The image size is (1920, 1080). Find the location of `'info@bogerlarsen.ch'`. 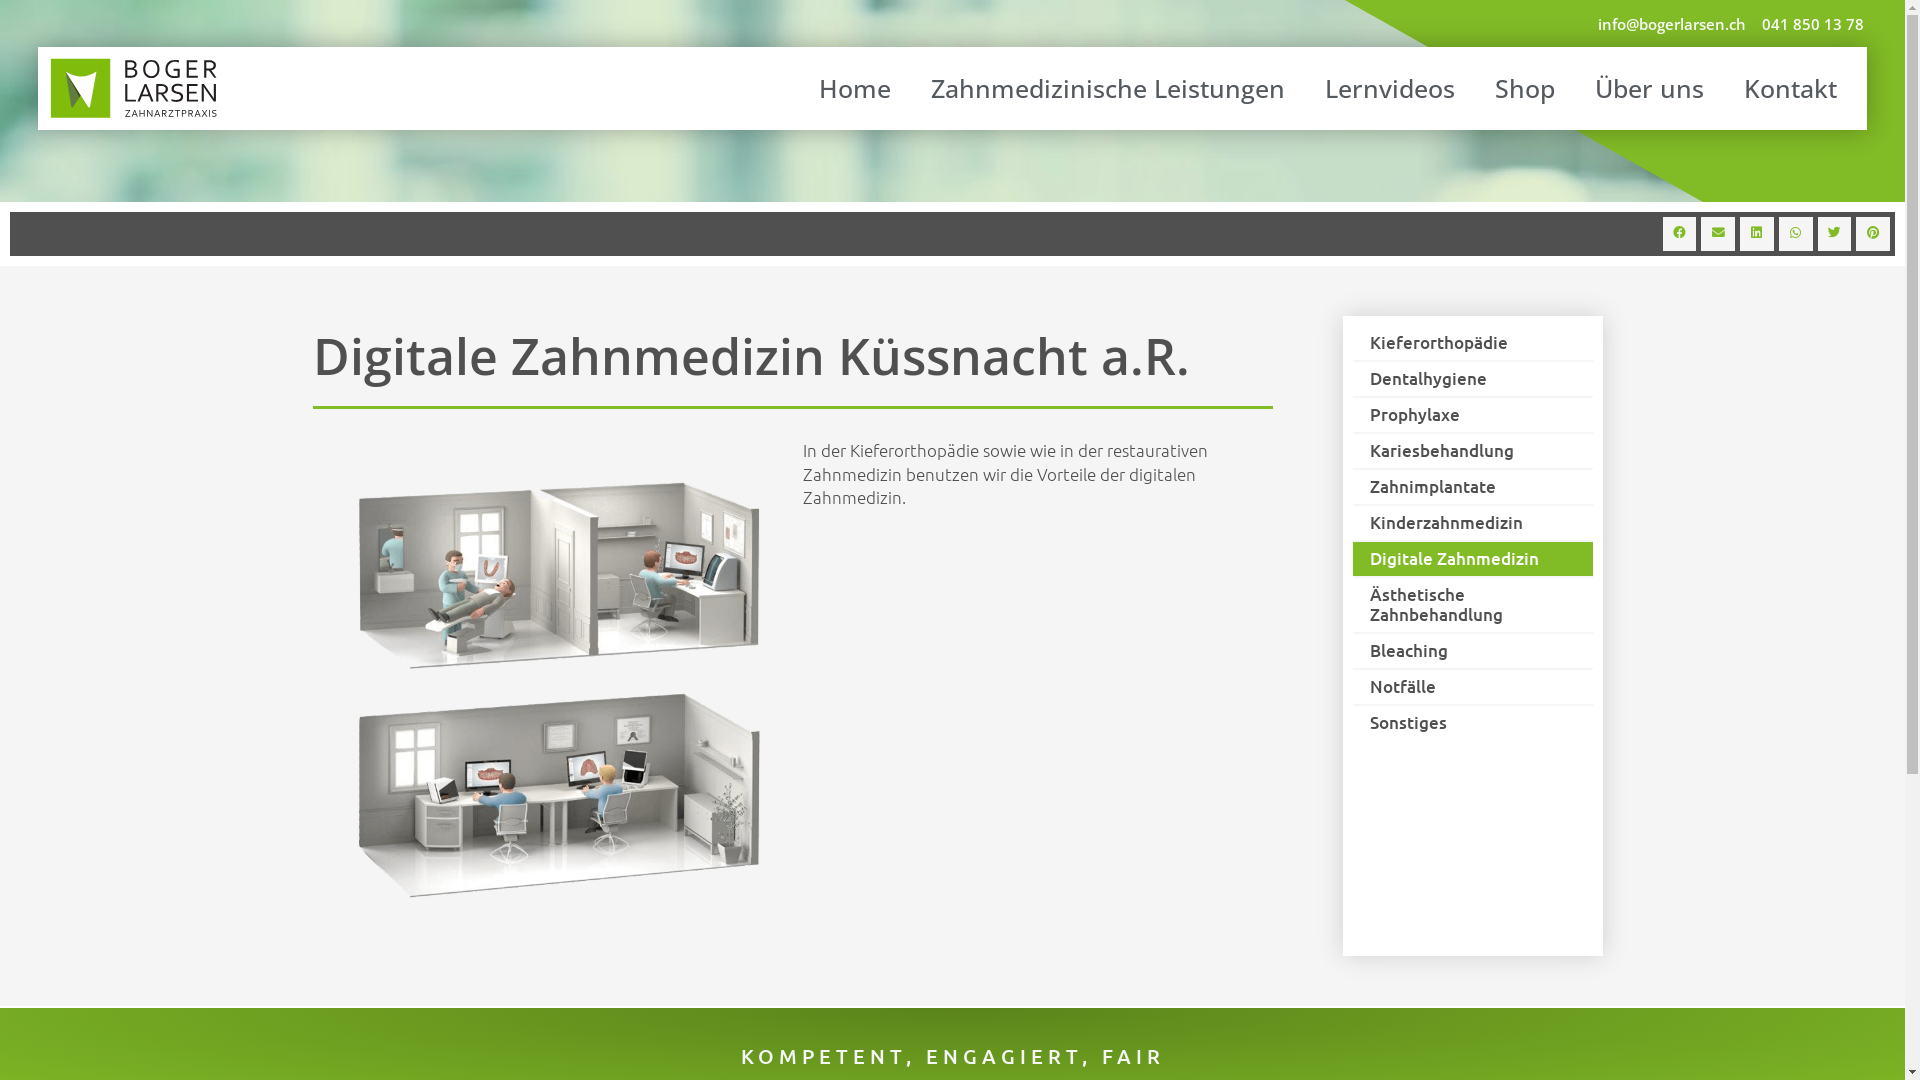

'info@bogerlarsen.ch' is located at coordinates (1671, 24).